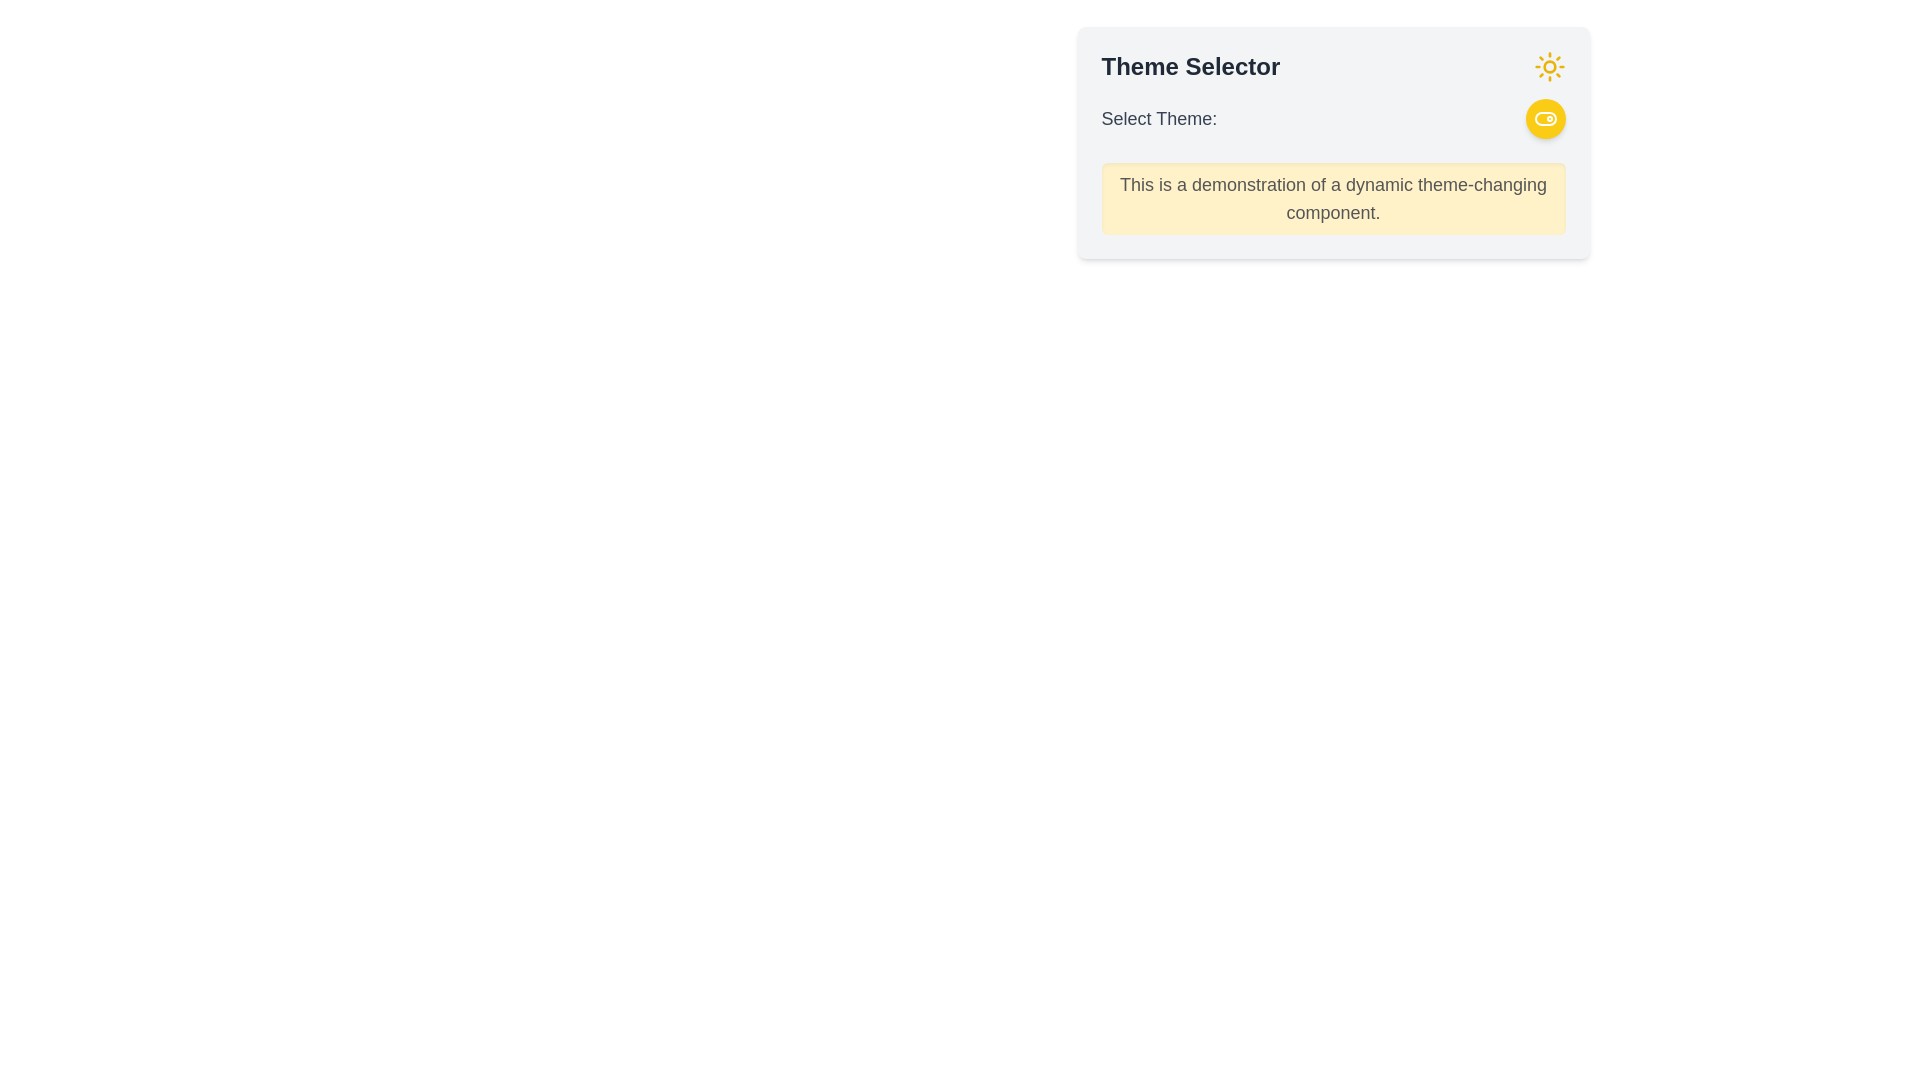 The image size is (1920, 1080). I want to click on descriptive text displayed in the Text Box located at the bottom of the 'Theme Selector' panel, following the 'Select Theme:' subsection, so click(1333, 199).